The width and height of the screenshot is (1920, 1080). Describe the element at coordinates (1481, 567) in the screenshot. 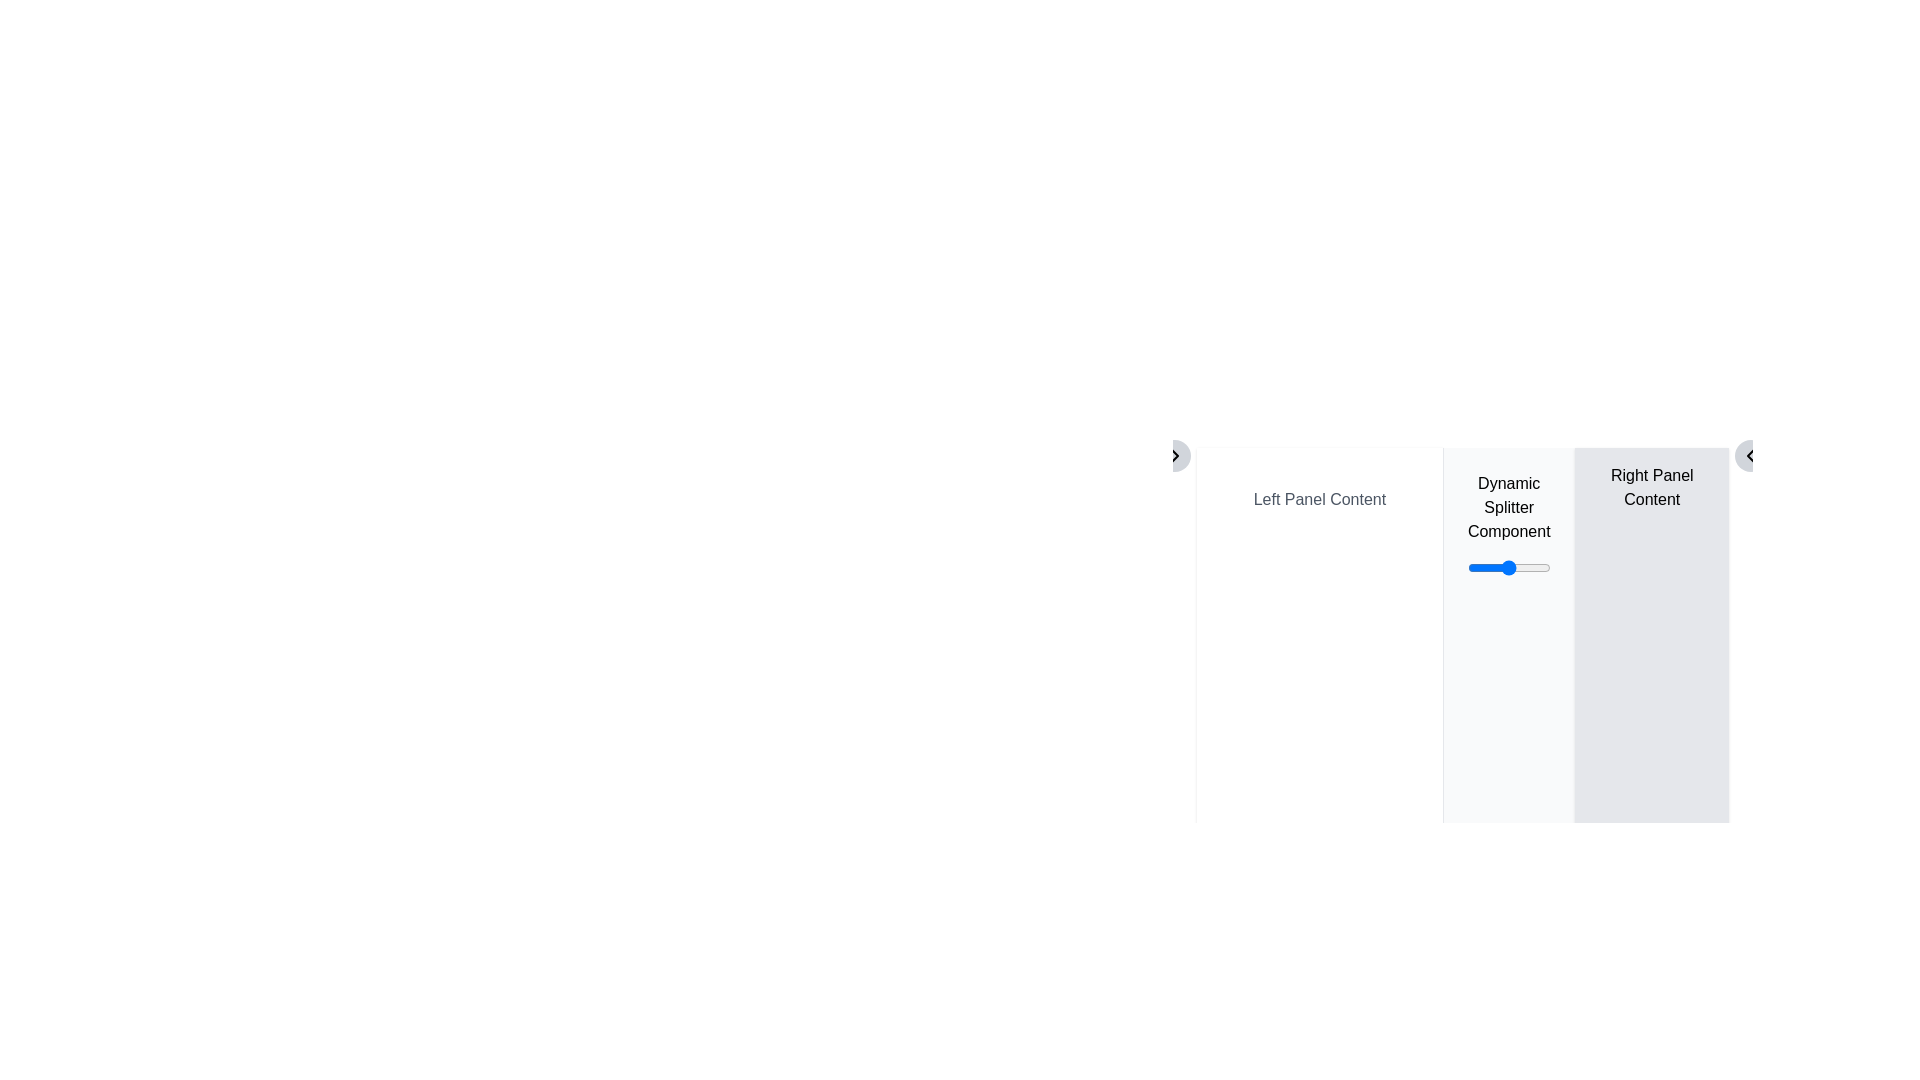

I see `the slider value` at that location.